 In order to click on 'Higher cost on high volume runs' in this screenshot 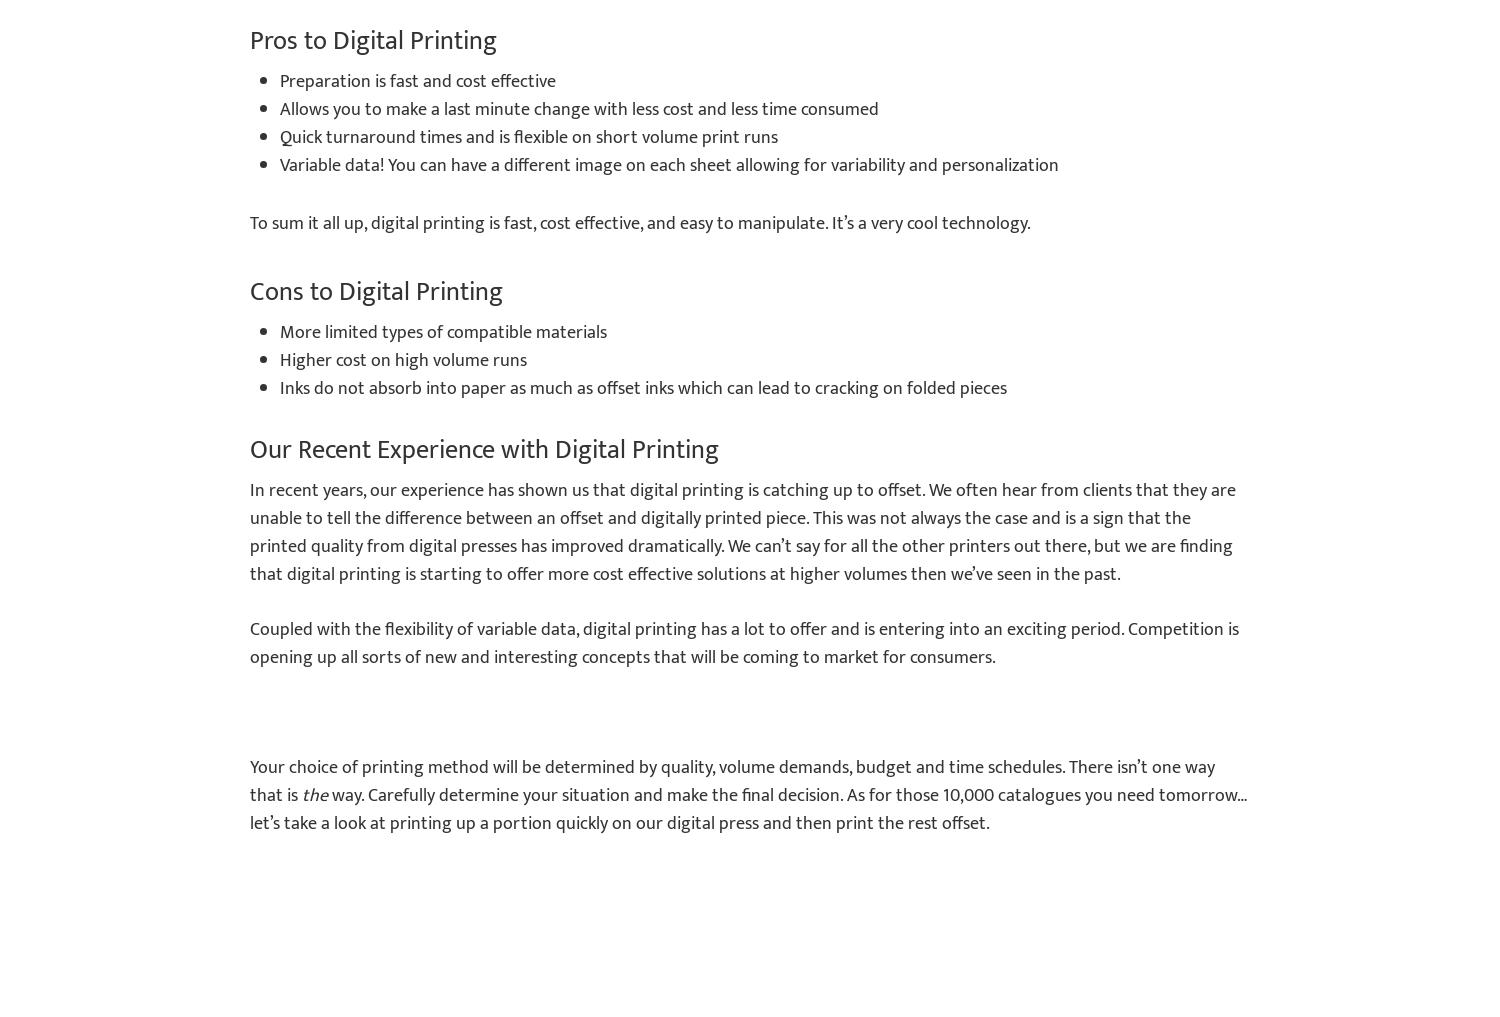, I will do `click(280, 360)`.